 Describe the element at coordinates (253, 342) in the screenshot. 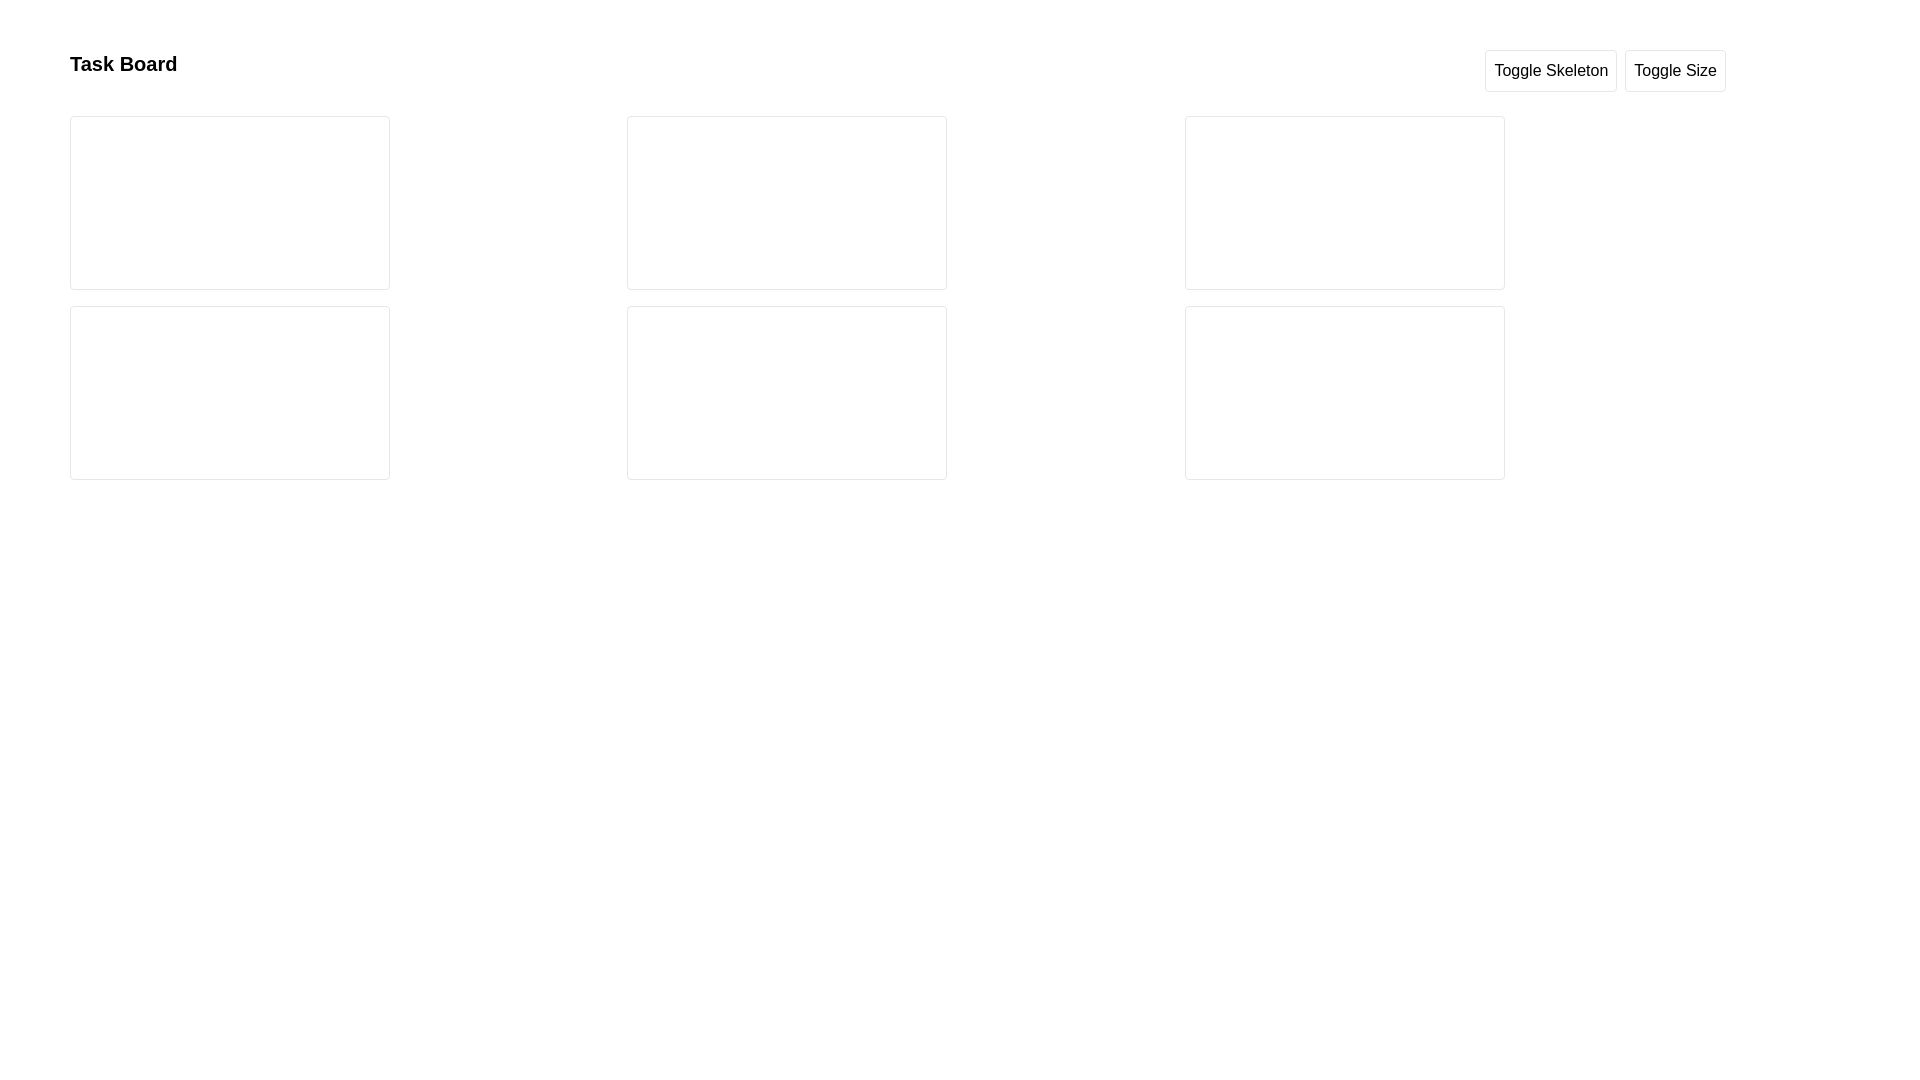

I see `the second component, a placeholder or skeleton loader, positioned to the right of a smaller square element` at that location.